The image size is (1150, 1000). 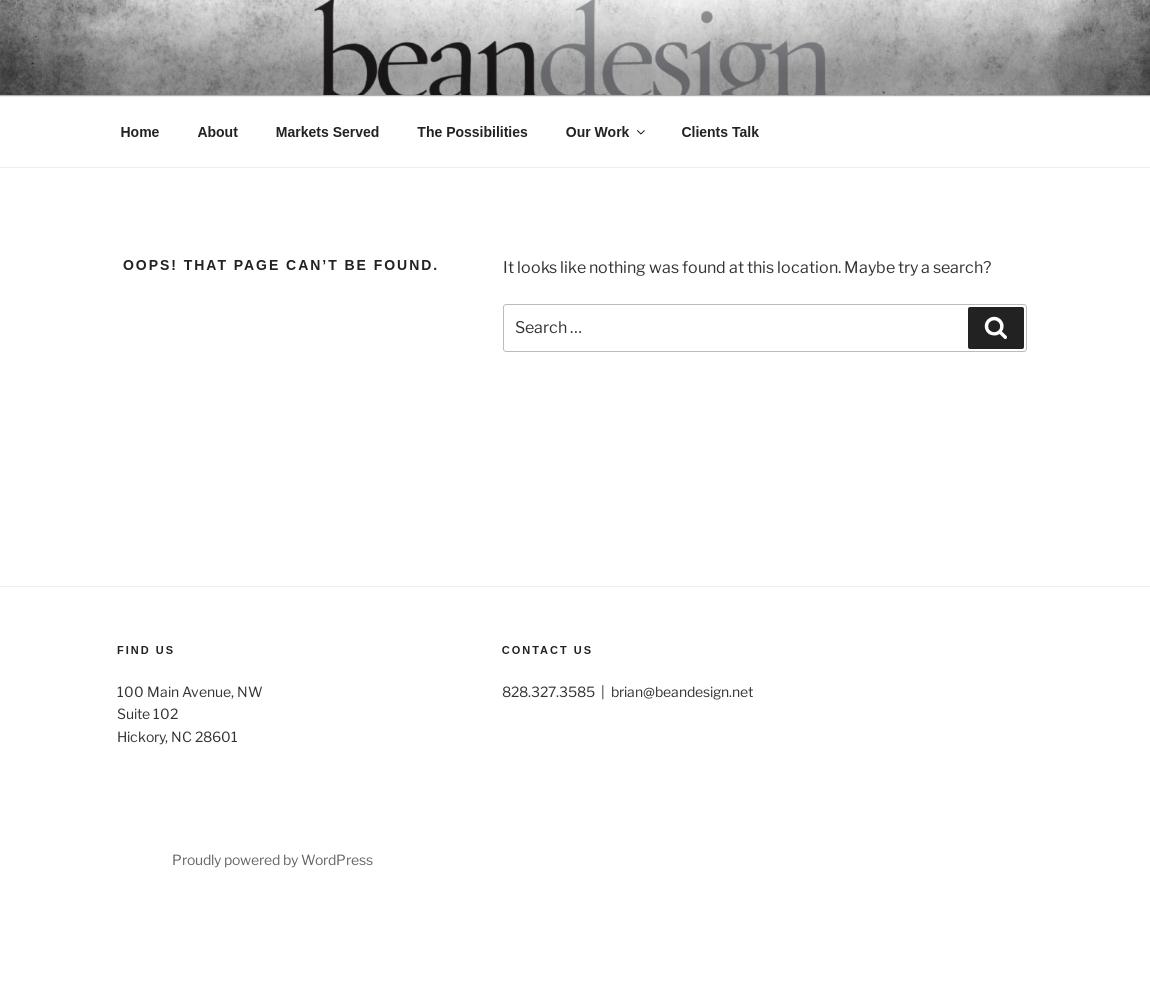 What do you see at coordinates (145, 650) in the screenshot?
I see `'Find Us'` at bounding box center [145, 650].